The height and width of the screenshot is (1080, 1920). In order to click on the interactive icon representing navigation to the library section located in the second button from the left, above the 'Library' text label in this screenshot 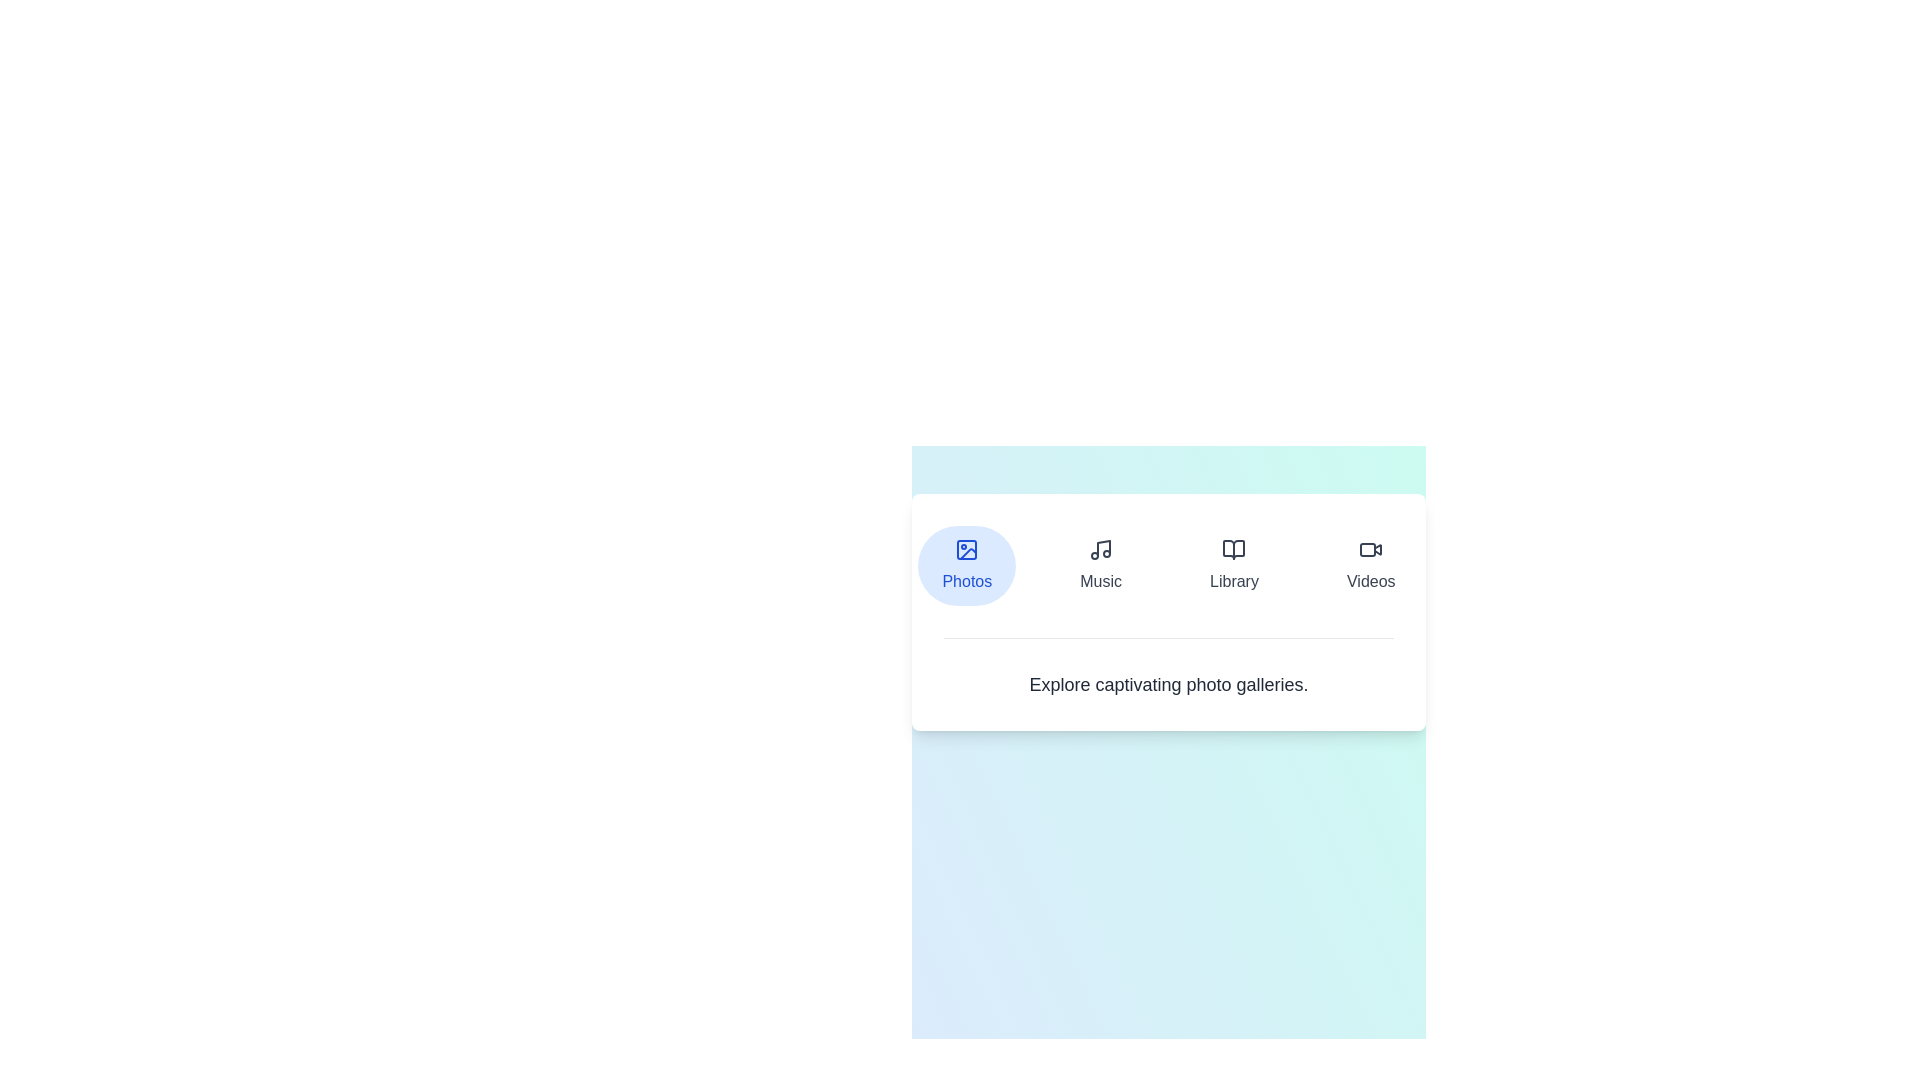, I will do `click(1233, 550)`.